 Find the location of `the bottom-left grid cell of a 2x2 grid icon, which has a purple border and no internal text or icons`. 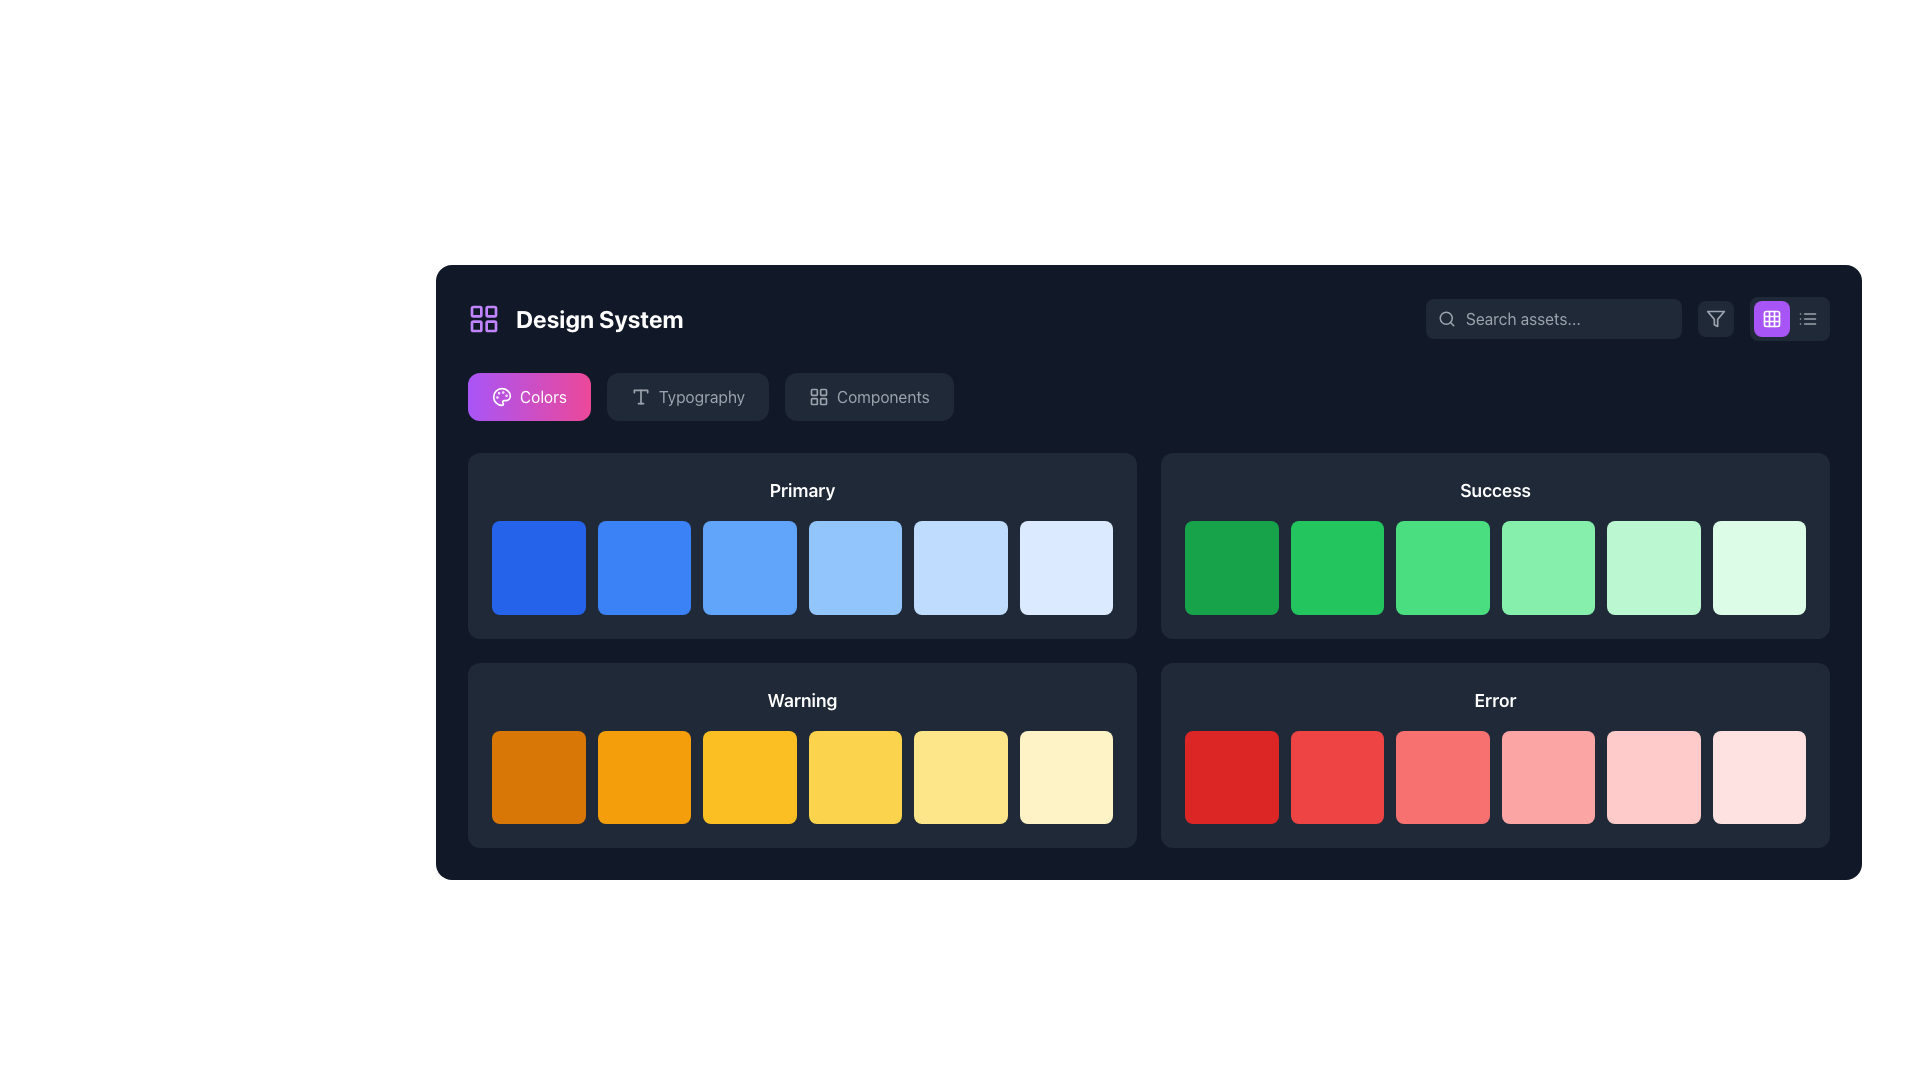

the bottom-left grid cell of a 2x2 grid icon, which has a purple border and no internal text or icons is located at coordinates (475, 325).